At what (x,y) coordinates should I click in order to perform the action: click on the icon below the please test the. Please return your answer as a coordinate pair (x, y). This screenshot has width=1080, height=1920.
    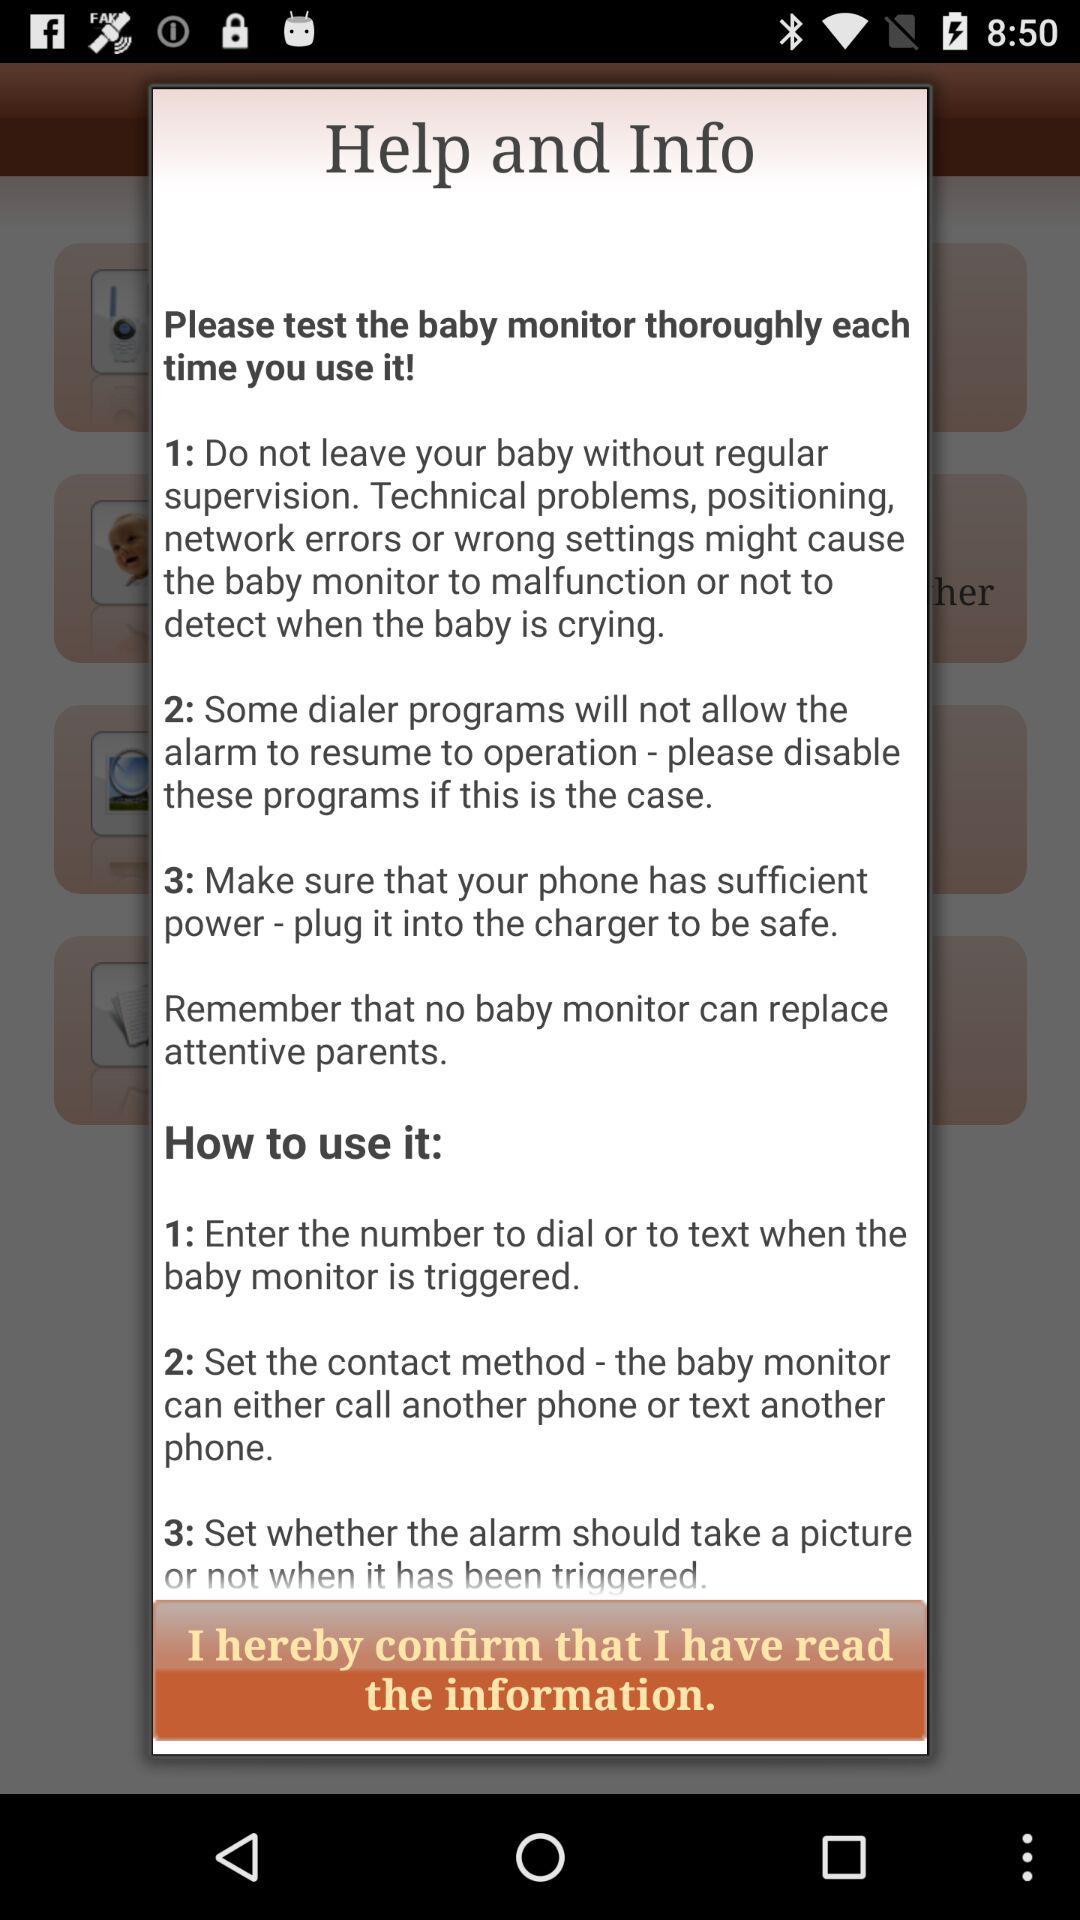
    Looking at the image, I should click on (540, 1670).